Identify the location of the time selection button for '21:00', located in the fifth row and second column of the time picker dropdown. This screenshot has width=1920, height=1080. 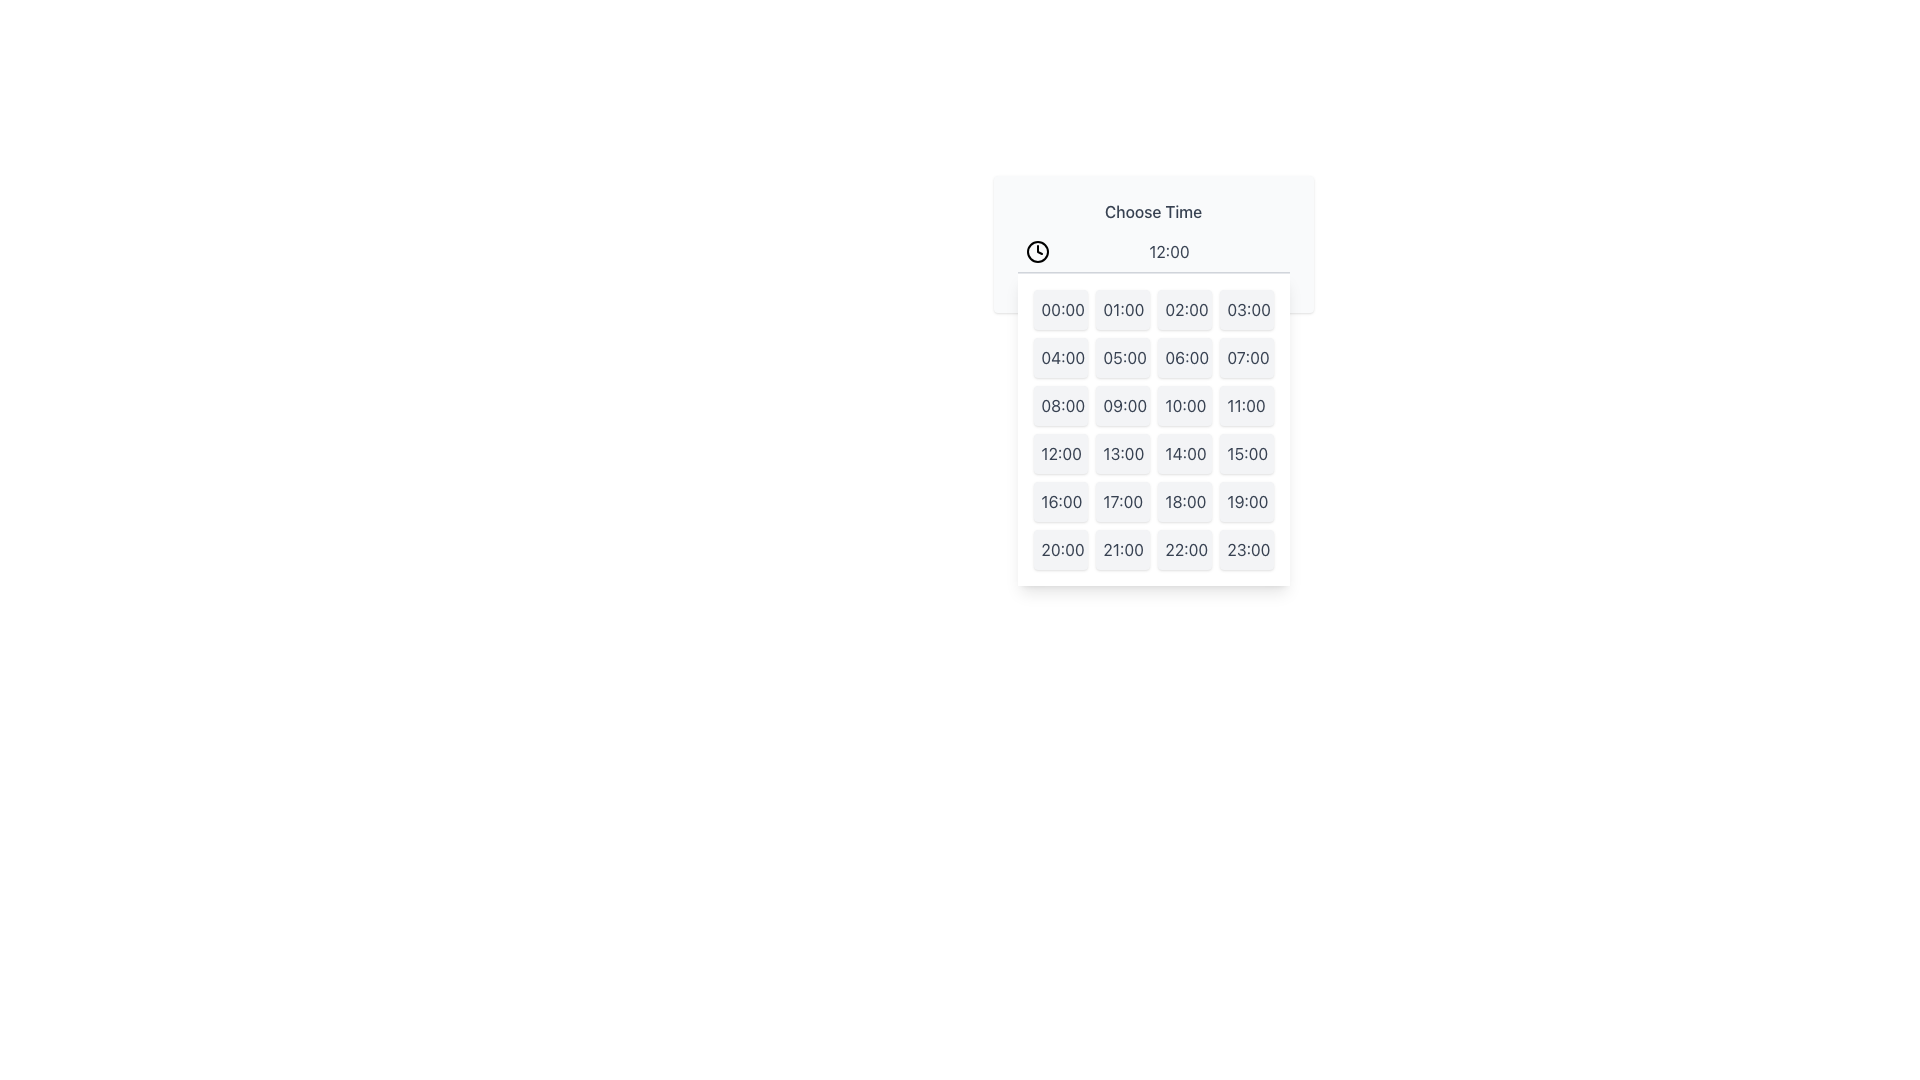
(1122, 550).